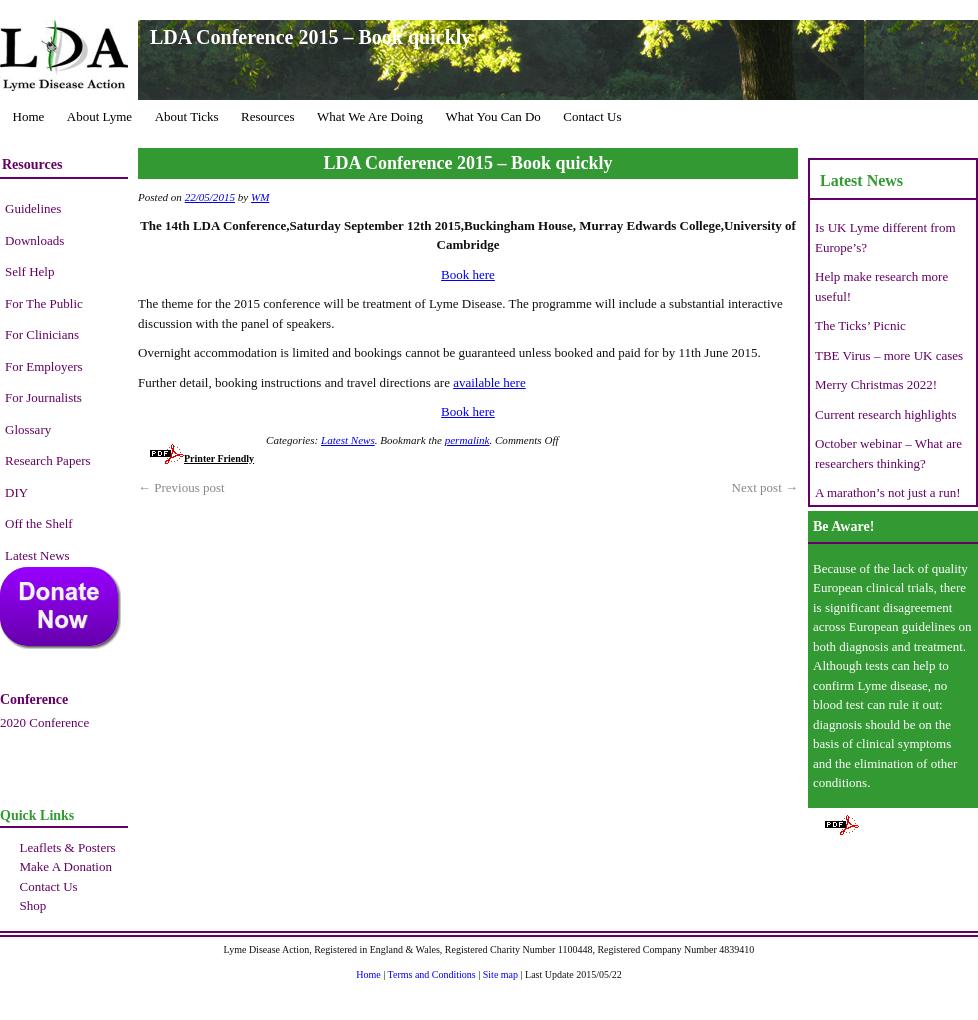  Describe the element at coordinates (32, 207) in the screenshot. I see `'Guidelines'` at that location.